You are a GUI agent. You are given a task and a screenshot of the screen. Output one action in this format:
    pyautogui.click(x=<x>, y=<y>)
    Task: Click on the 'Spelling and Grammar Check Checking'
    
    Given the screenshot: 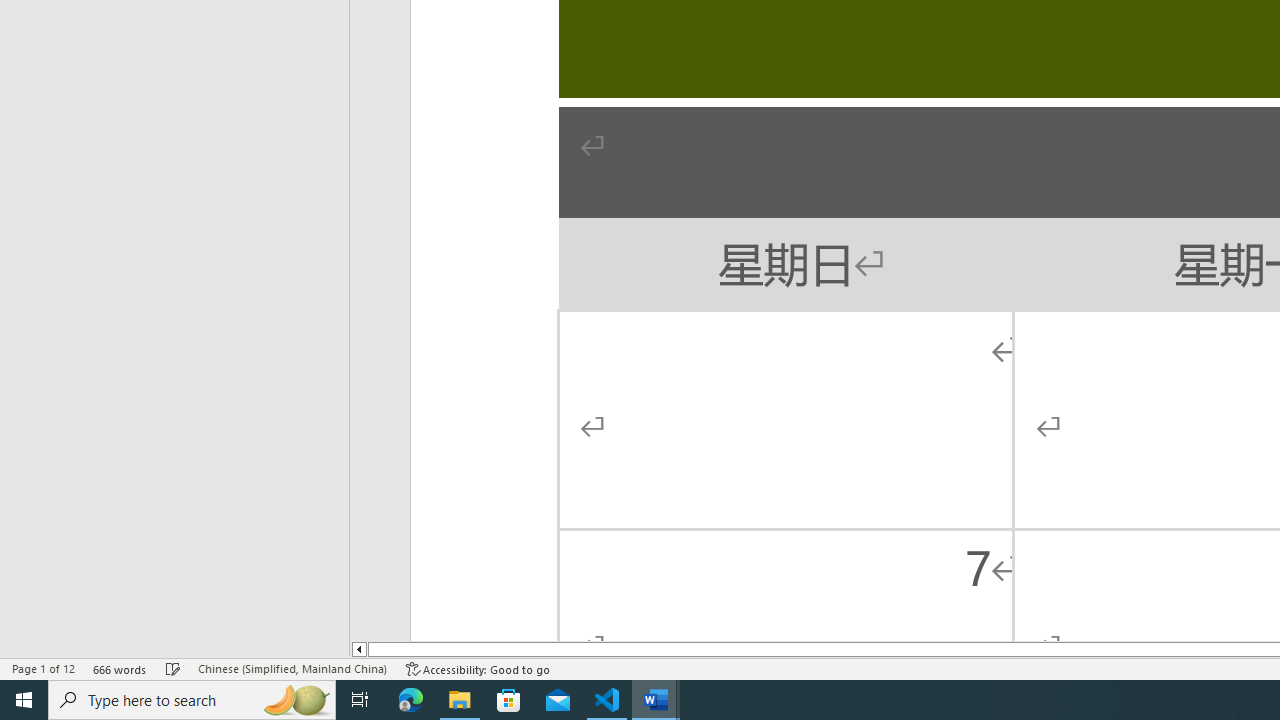 What is the action you would take?
    pyautogui.click(x=173, y=669)
    